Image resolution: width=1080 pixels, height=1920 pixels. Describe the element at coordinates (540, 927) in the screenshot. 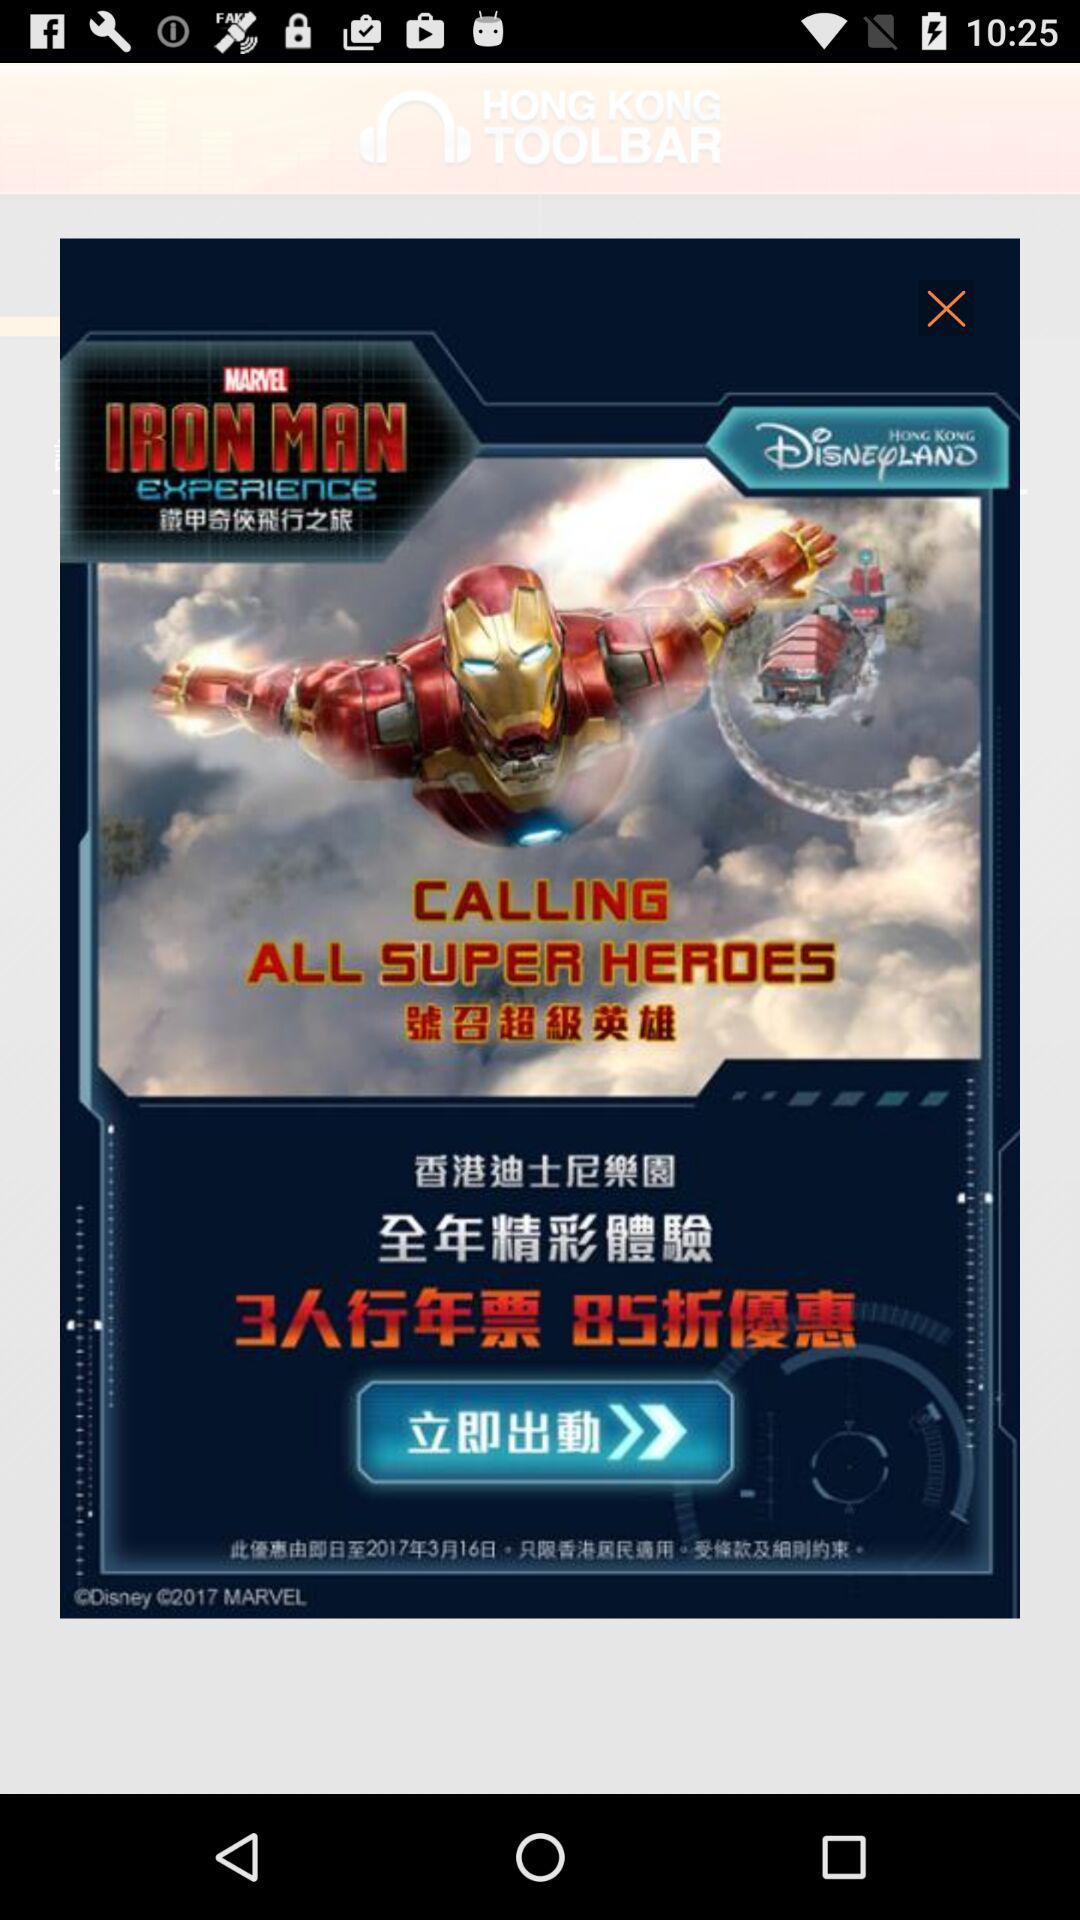

I see `open an advertisements` at that location.